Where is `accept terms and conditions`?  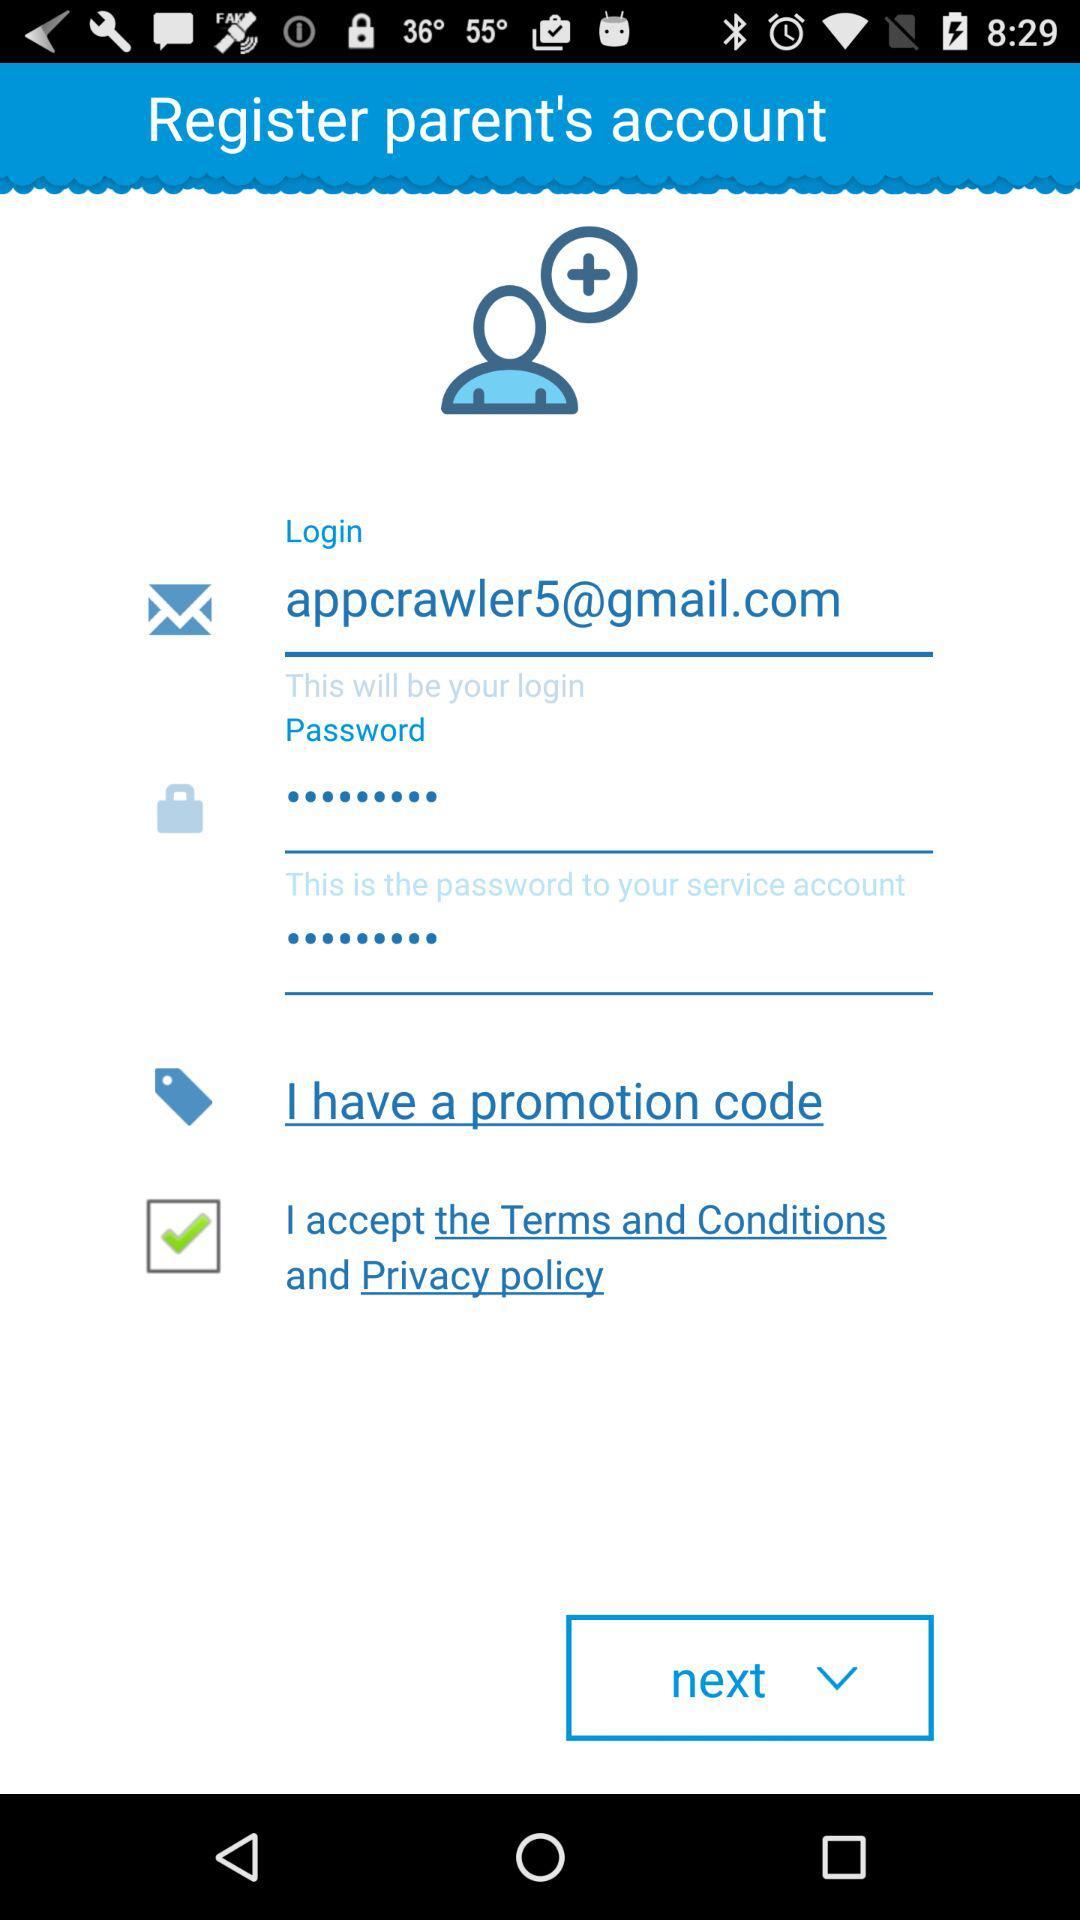 accept terms and conditions is located at coordinates (191, 1233).